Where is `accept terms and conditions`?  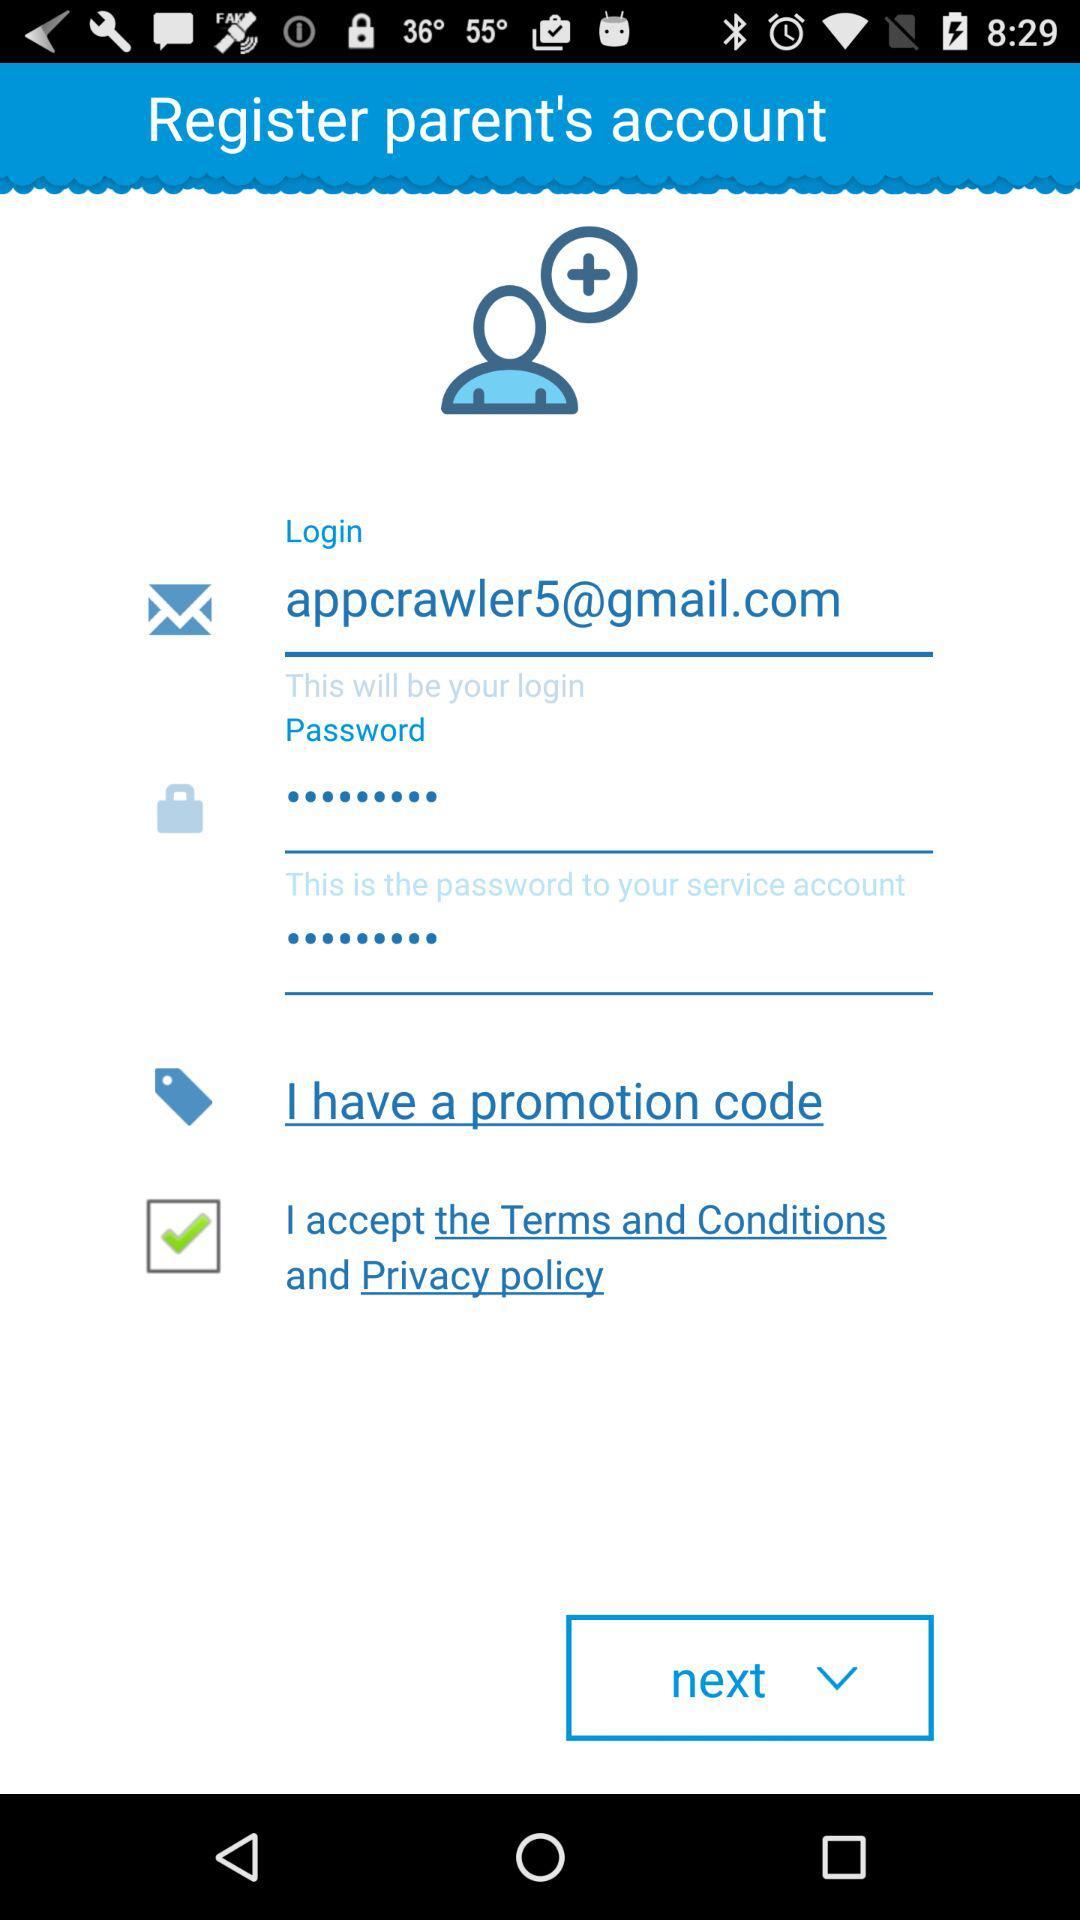 accept terms and conditions is located at coordinates (191, 1233).